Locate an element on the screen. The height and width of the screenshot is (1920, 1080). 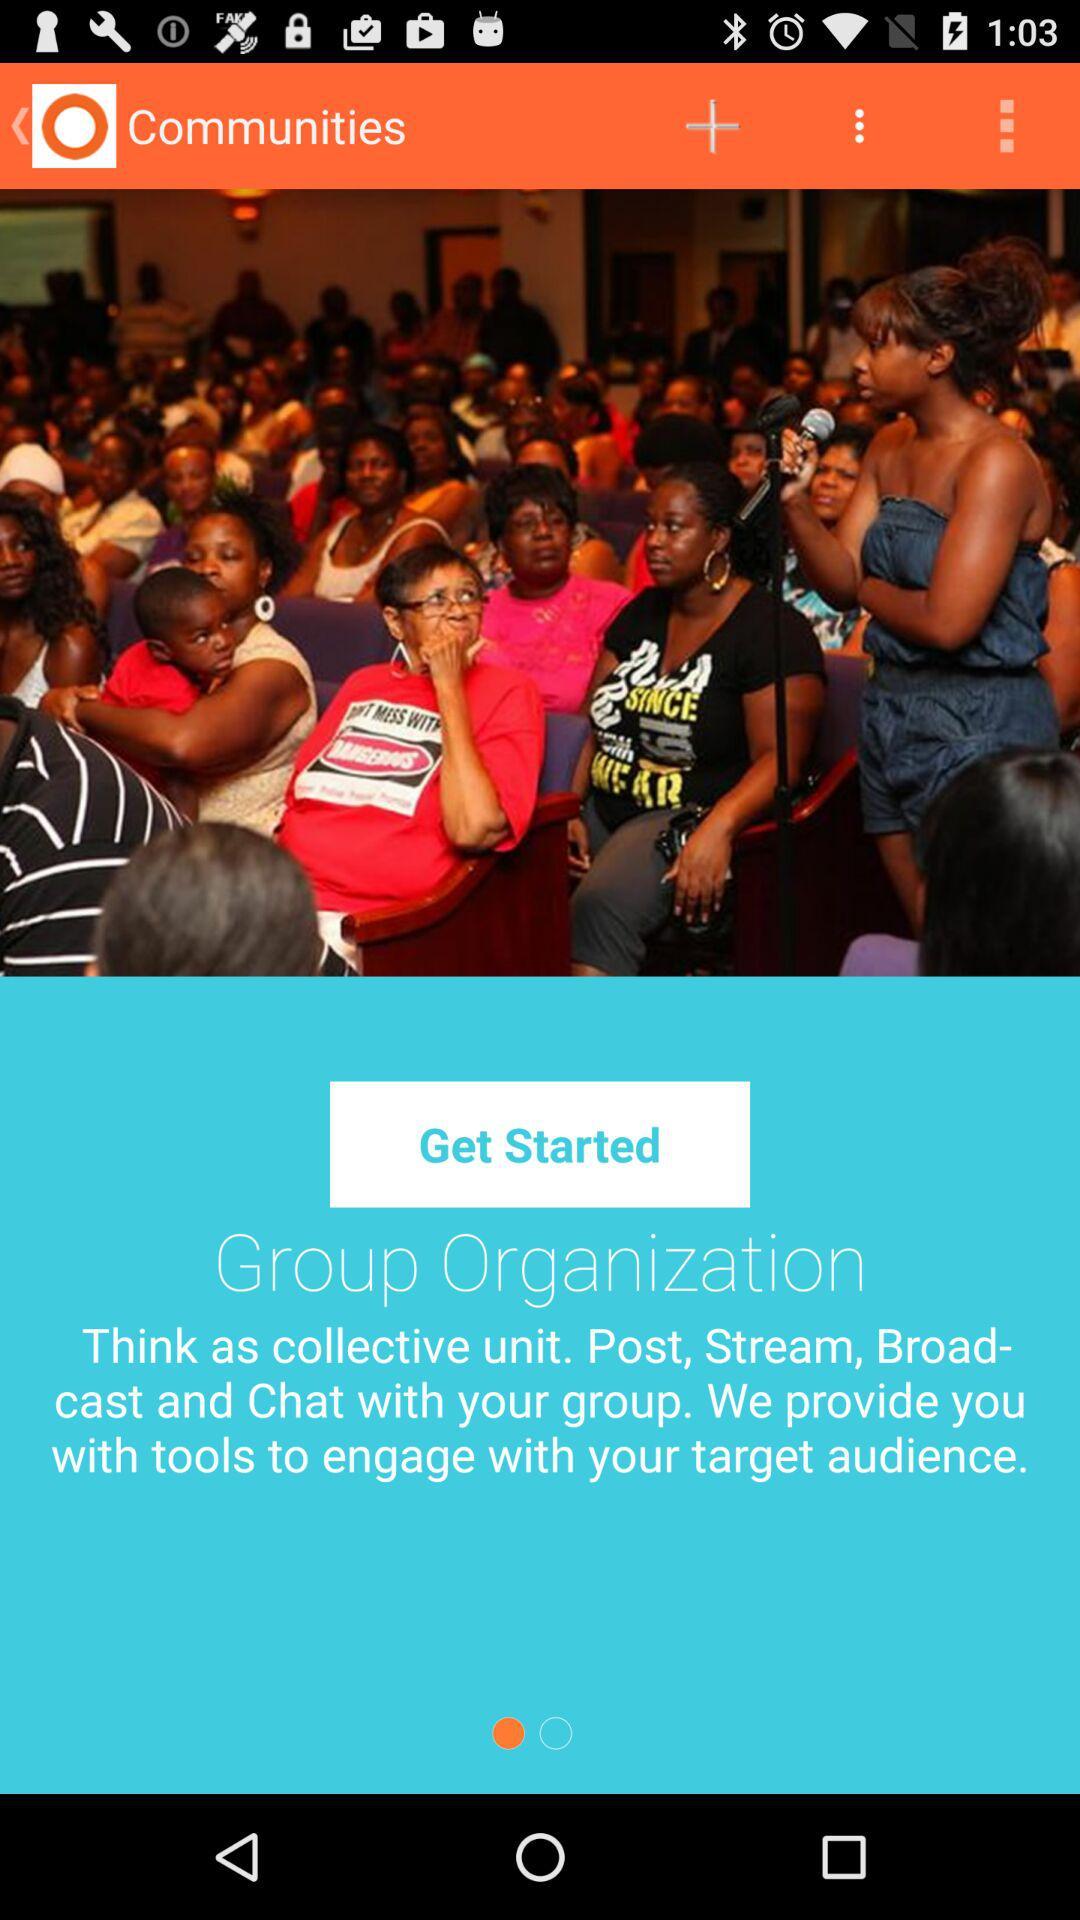
icon to the right of the communities app is located at coordinates (711, 124).